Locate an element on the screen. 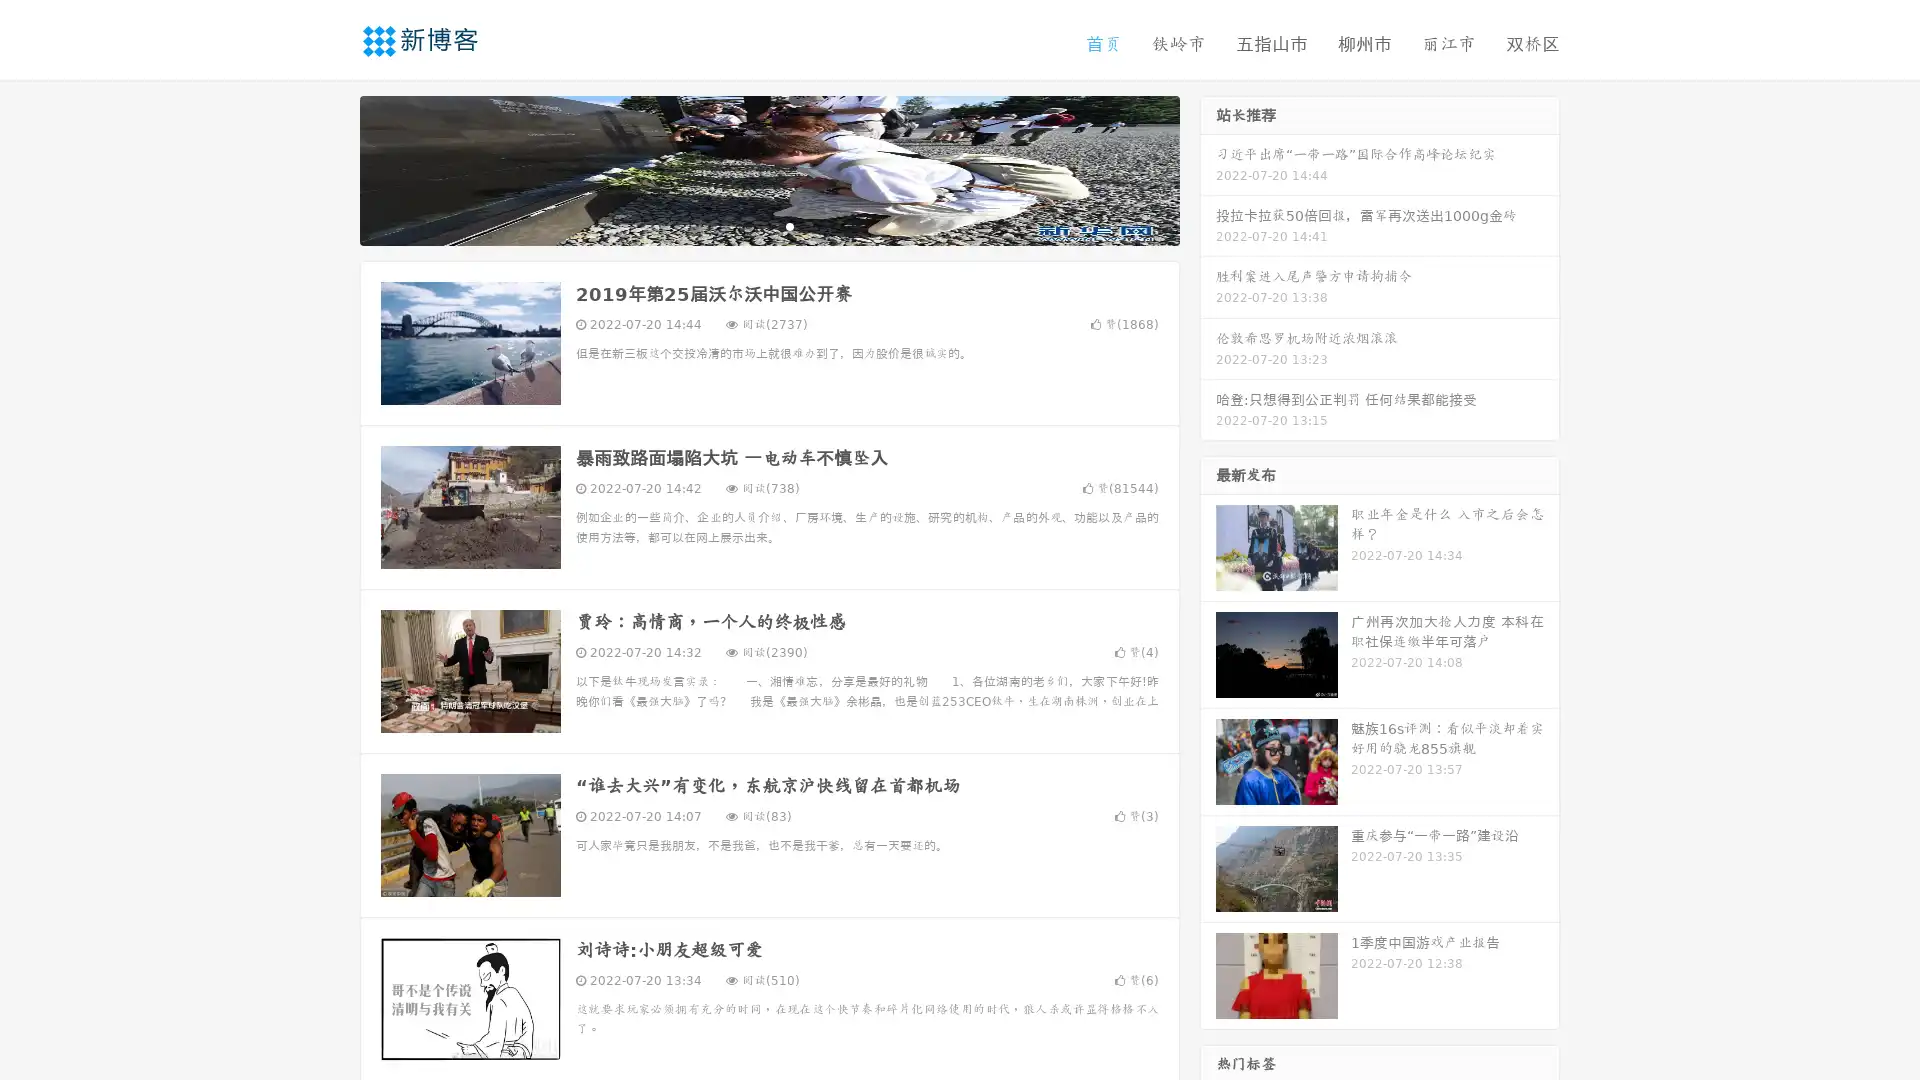 This screenshot has height=1080, width=1920. Go to slide 3 is located at coordinates (789, 225).